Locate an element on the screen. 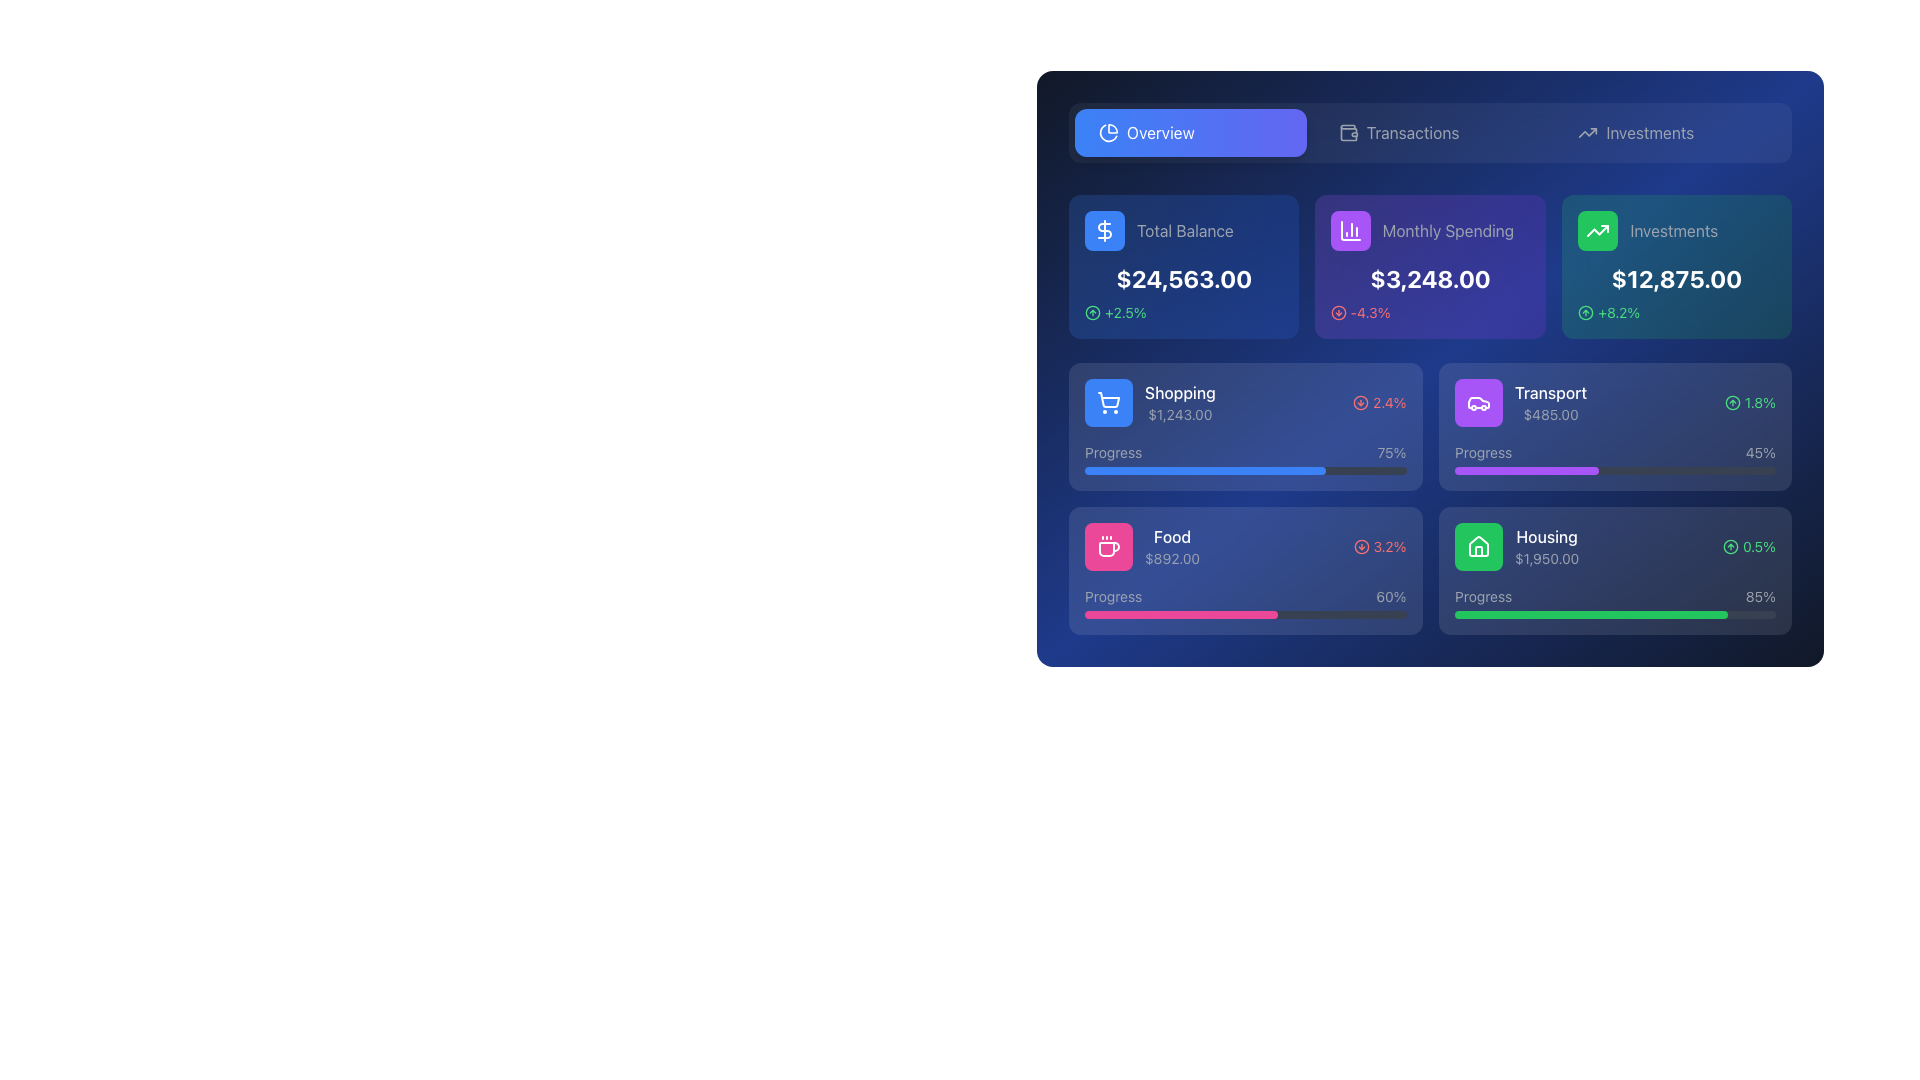  the blue progress bar segment indicating 75% completion within the 'Shopping' widget's progress bar is located at coordinates (1204, 470).